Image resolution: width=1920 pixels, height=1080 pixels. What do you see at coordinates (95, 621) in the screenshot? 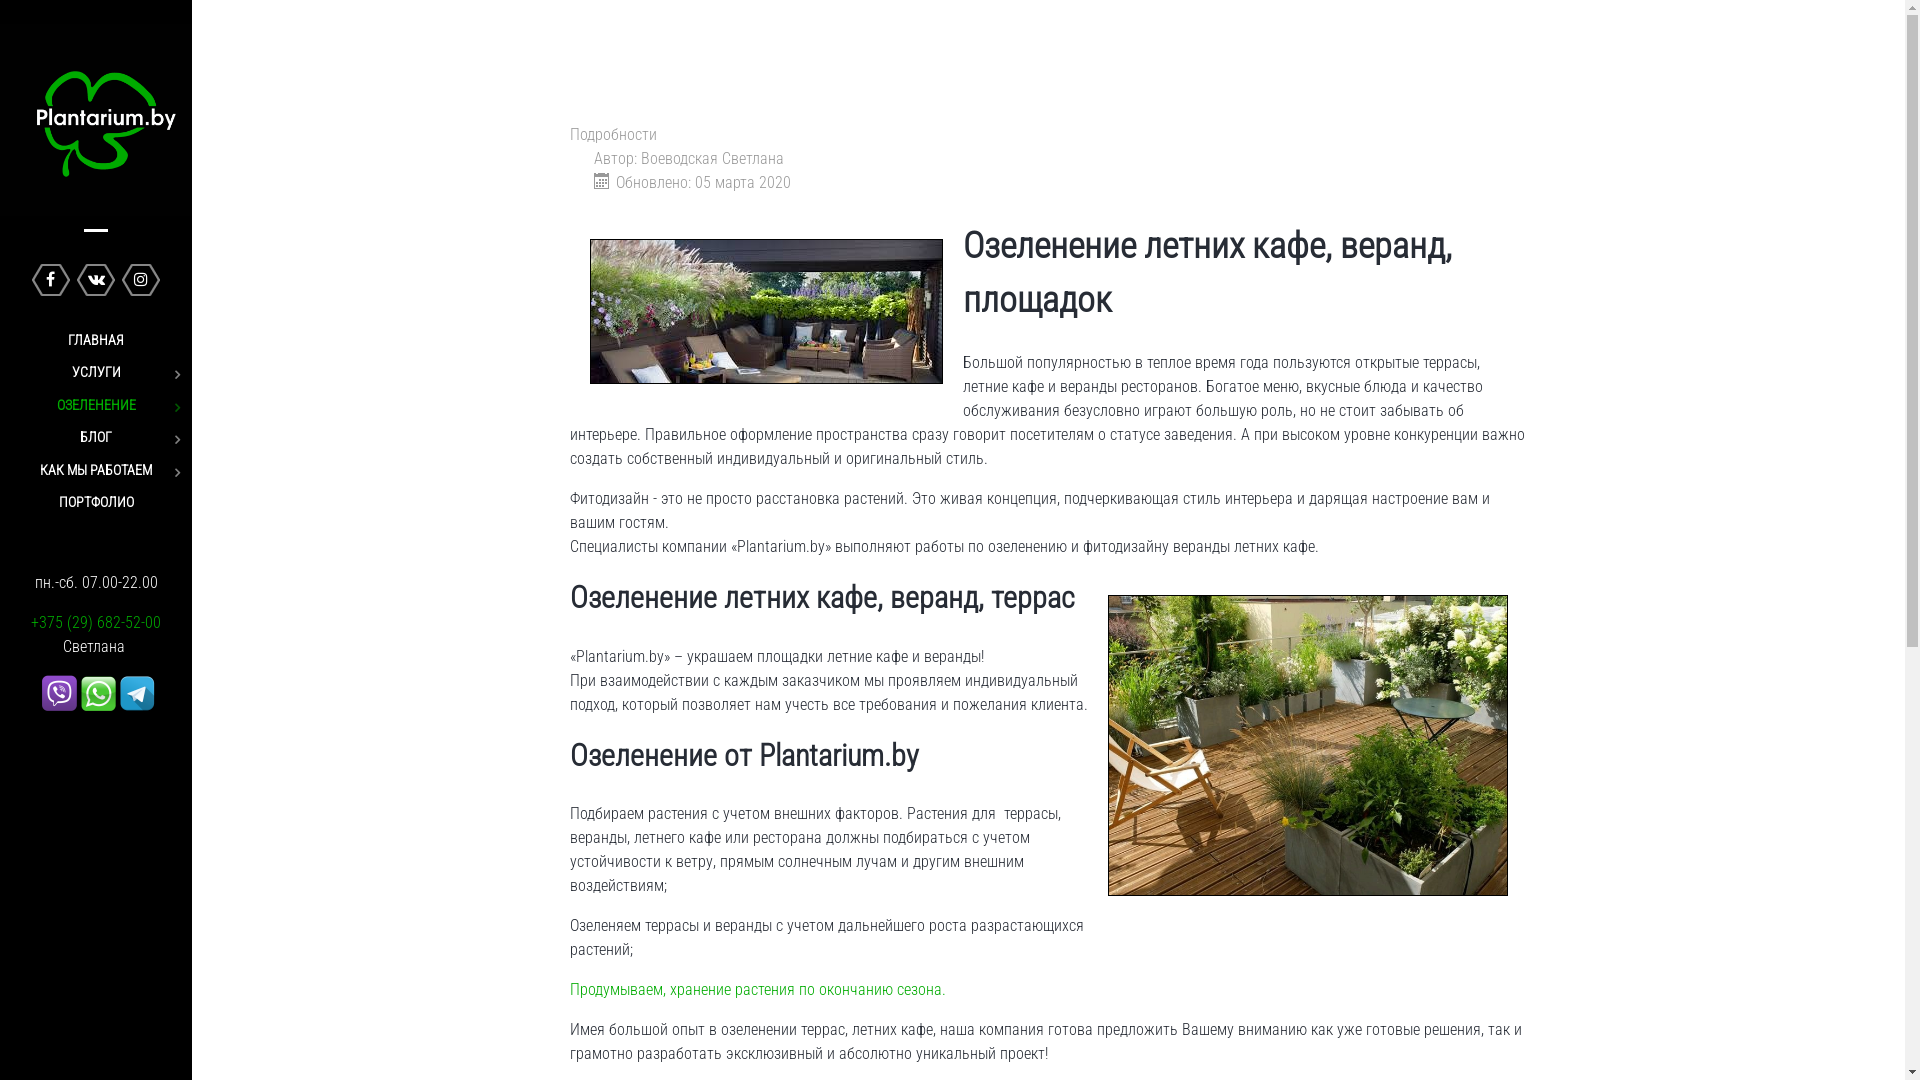
I see `'+375 (29) 682-52-00'` at bounding box center [95, 621].